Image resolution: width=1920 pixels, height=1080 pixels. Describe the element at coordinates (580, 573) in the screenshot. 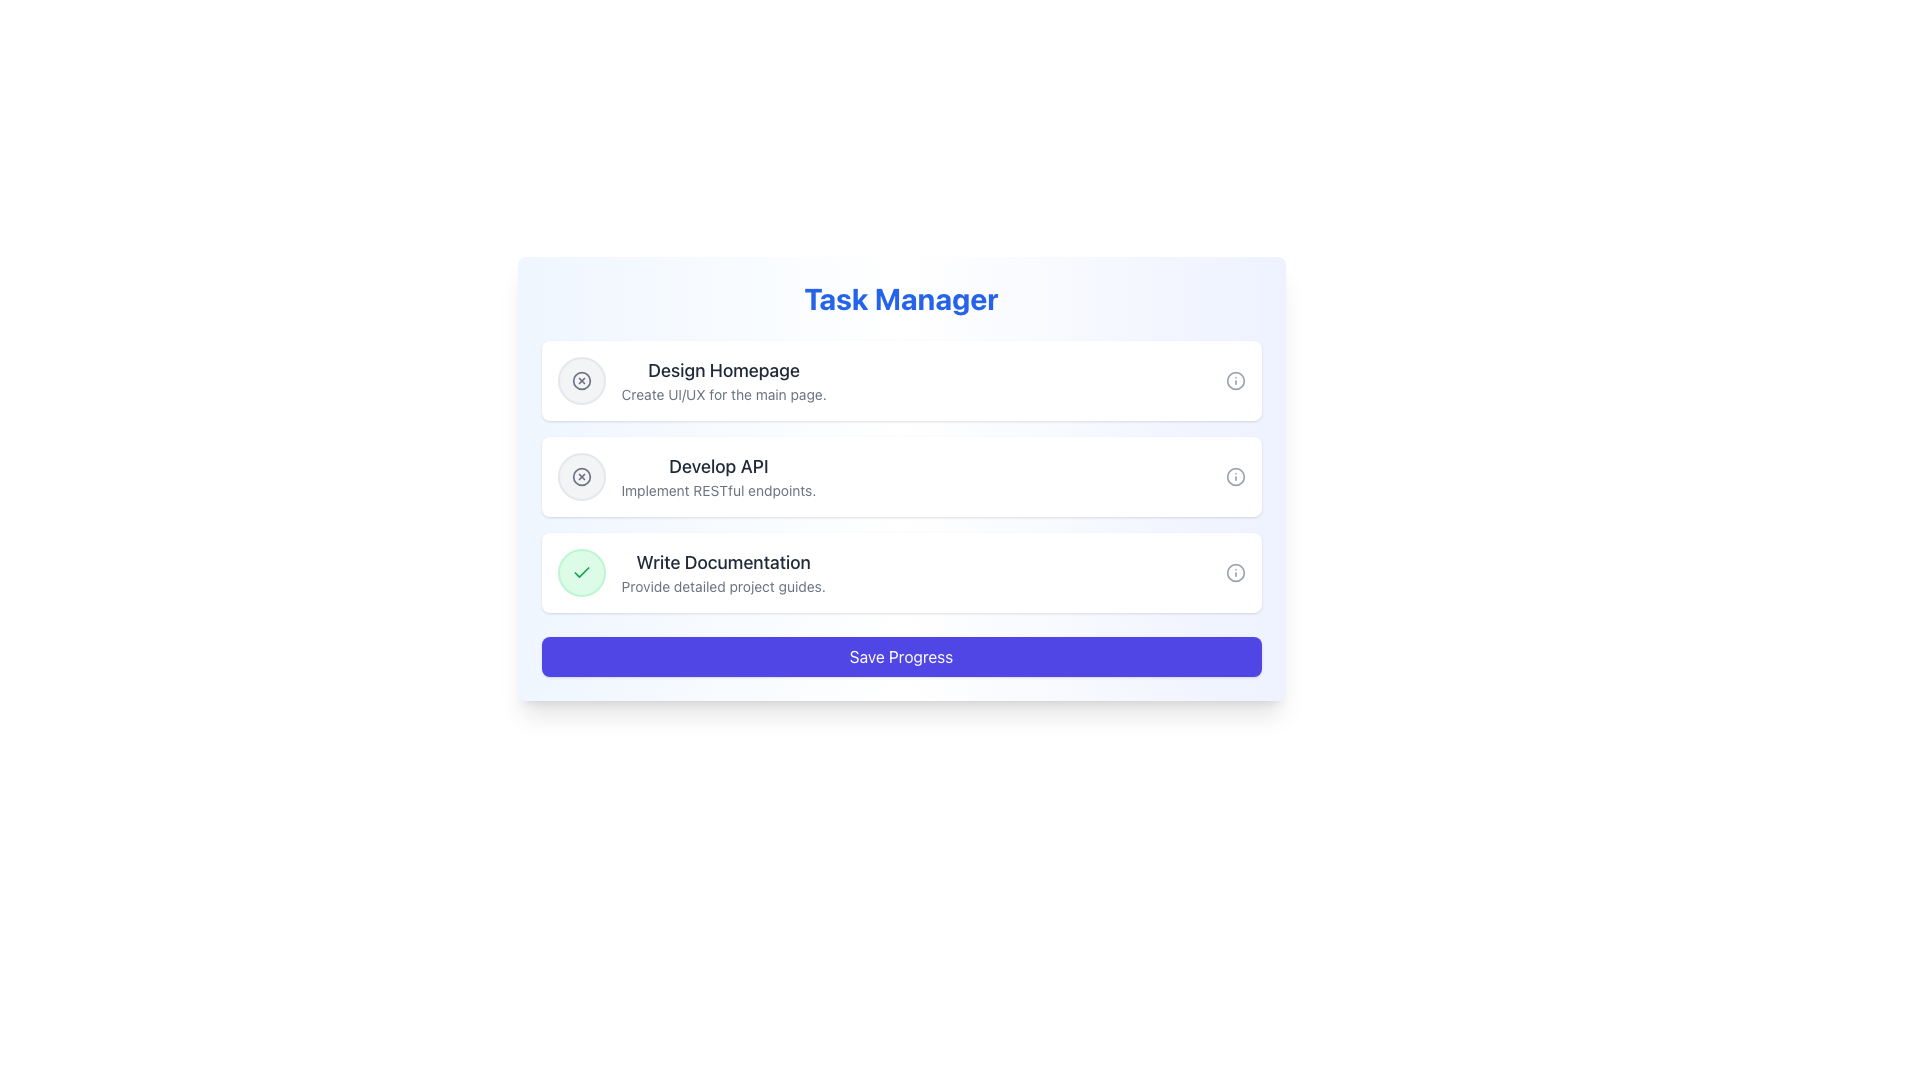

I see `the round light green button with a darker green checkmark icon located in the third task item labeled 'Write Documentation'` at that location.